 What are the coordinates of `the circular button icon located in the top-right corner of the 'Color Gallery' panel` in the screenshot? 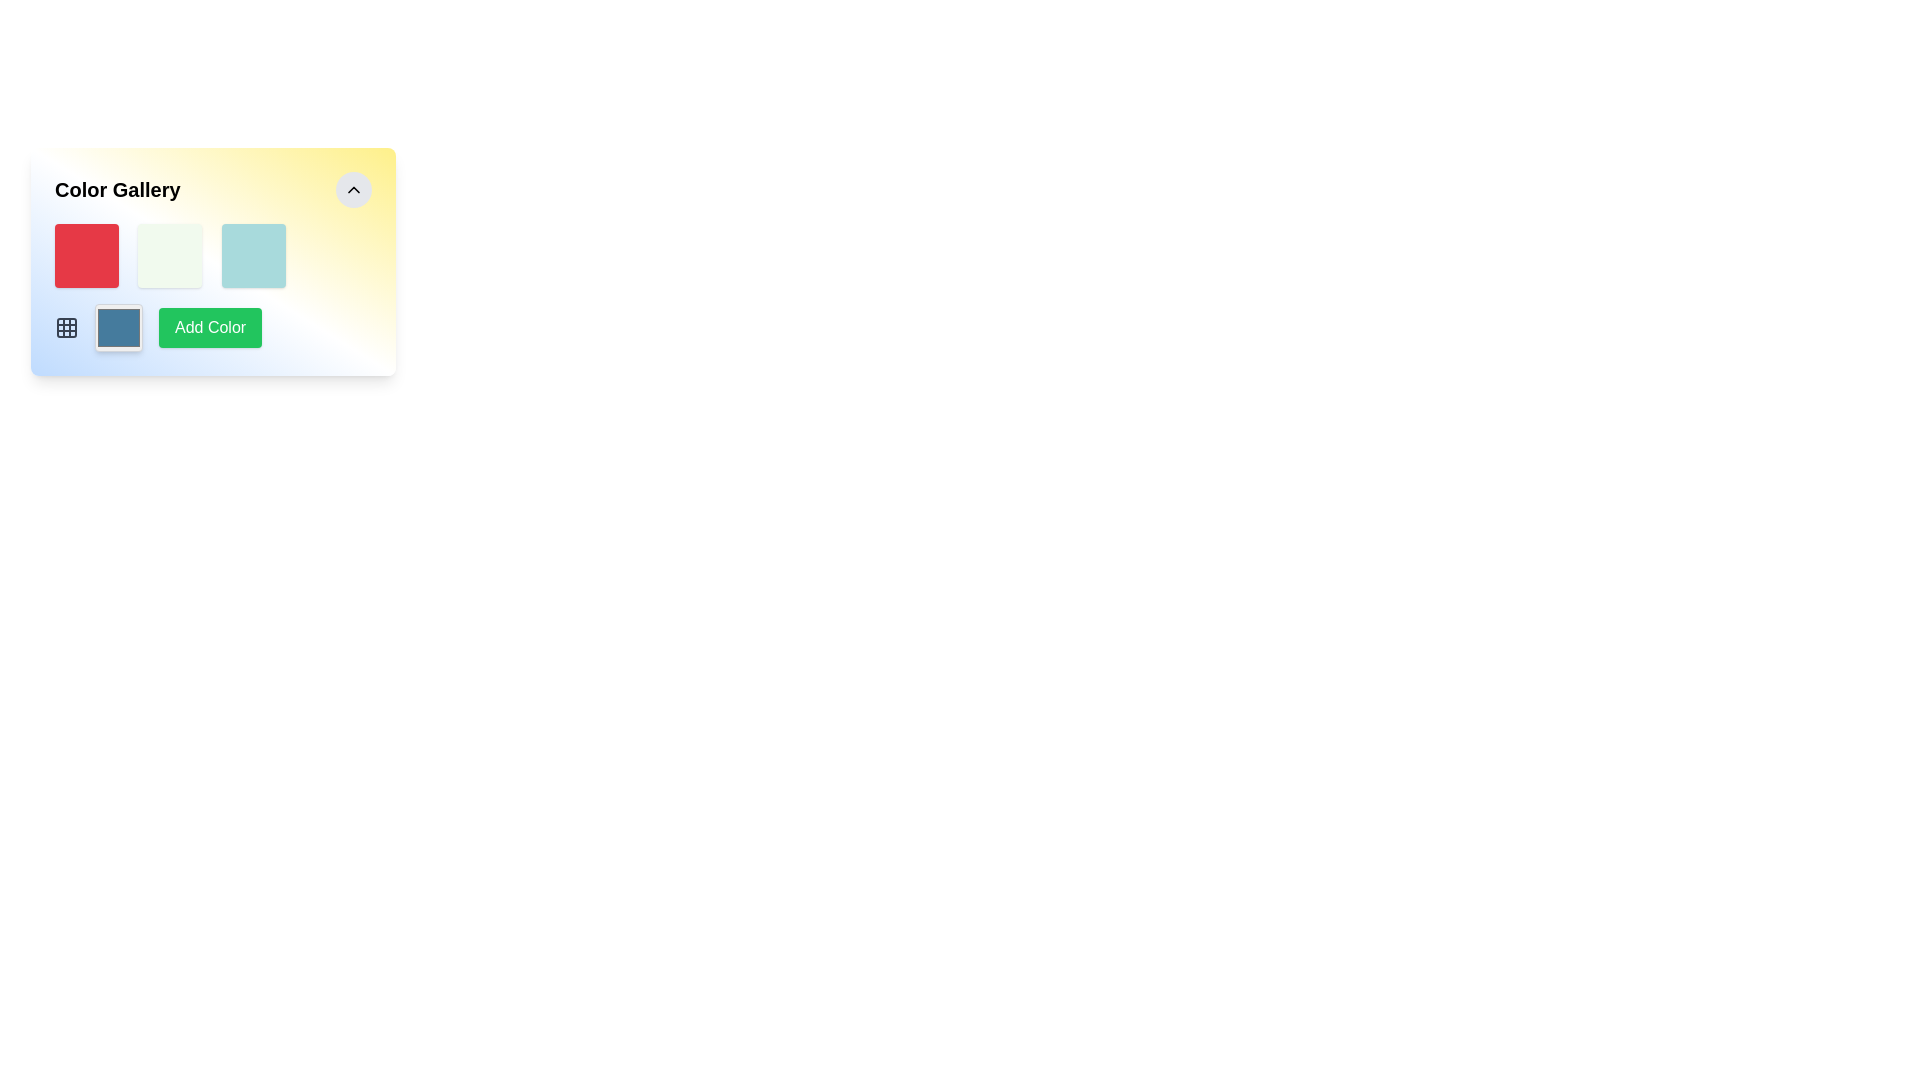 It's located at (354, 189).